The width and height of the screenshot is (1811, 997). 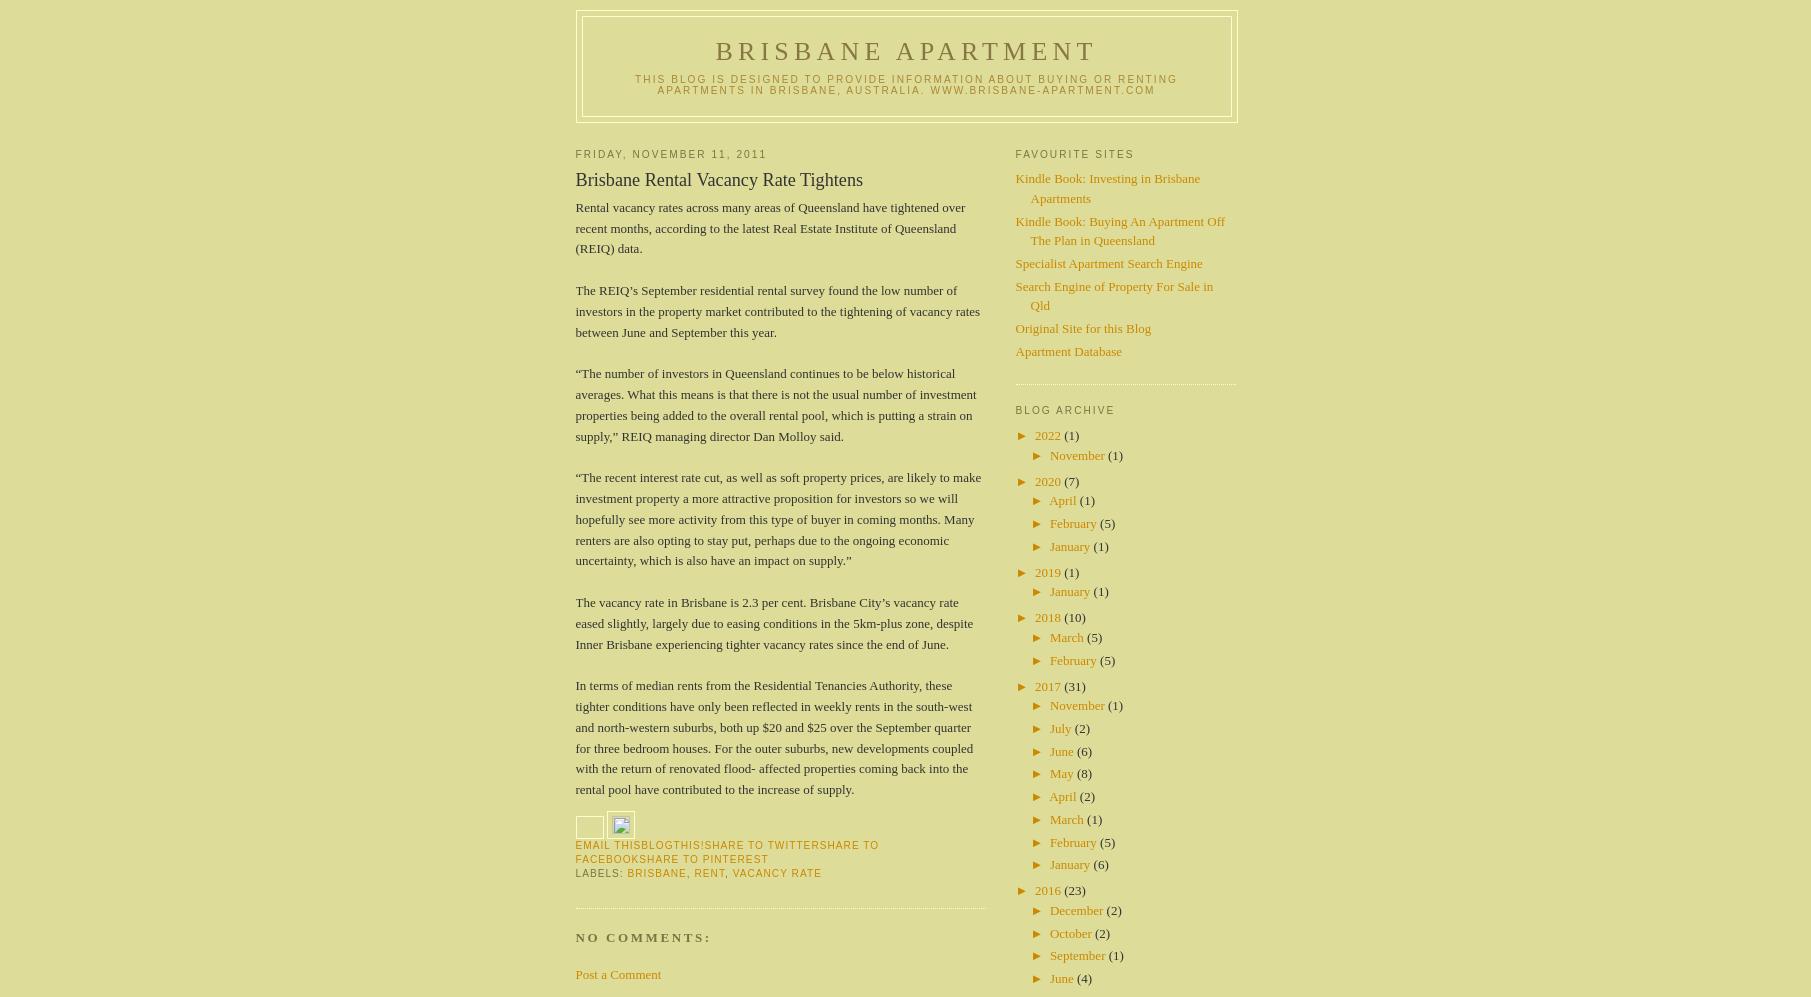 What do you see at coordinates (1067, 349) in the screenshot?
I see `'Apartment Database'` at bounding box center [1067, 349].